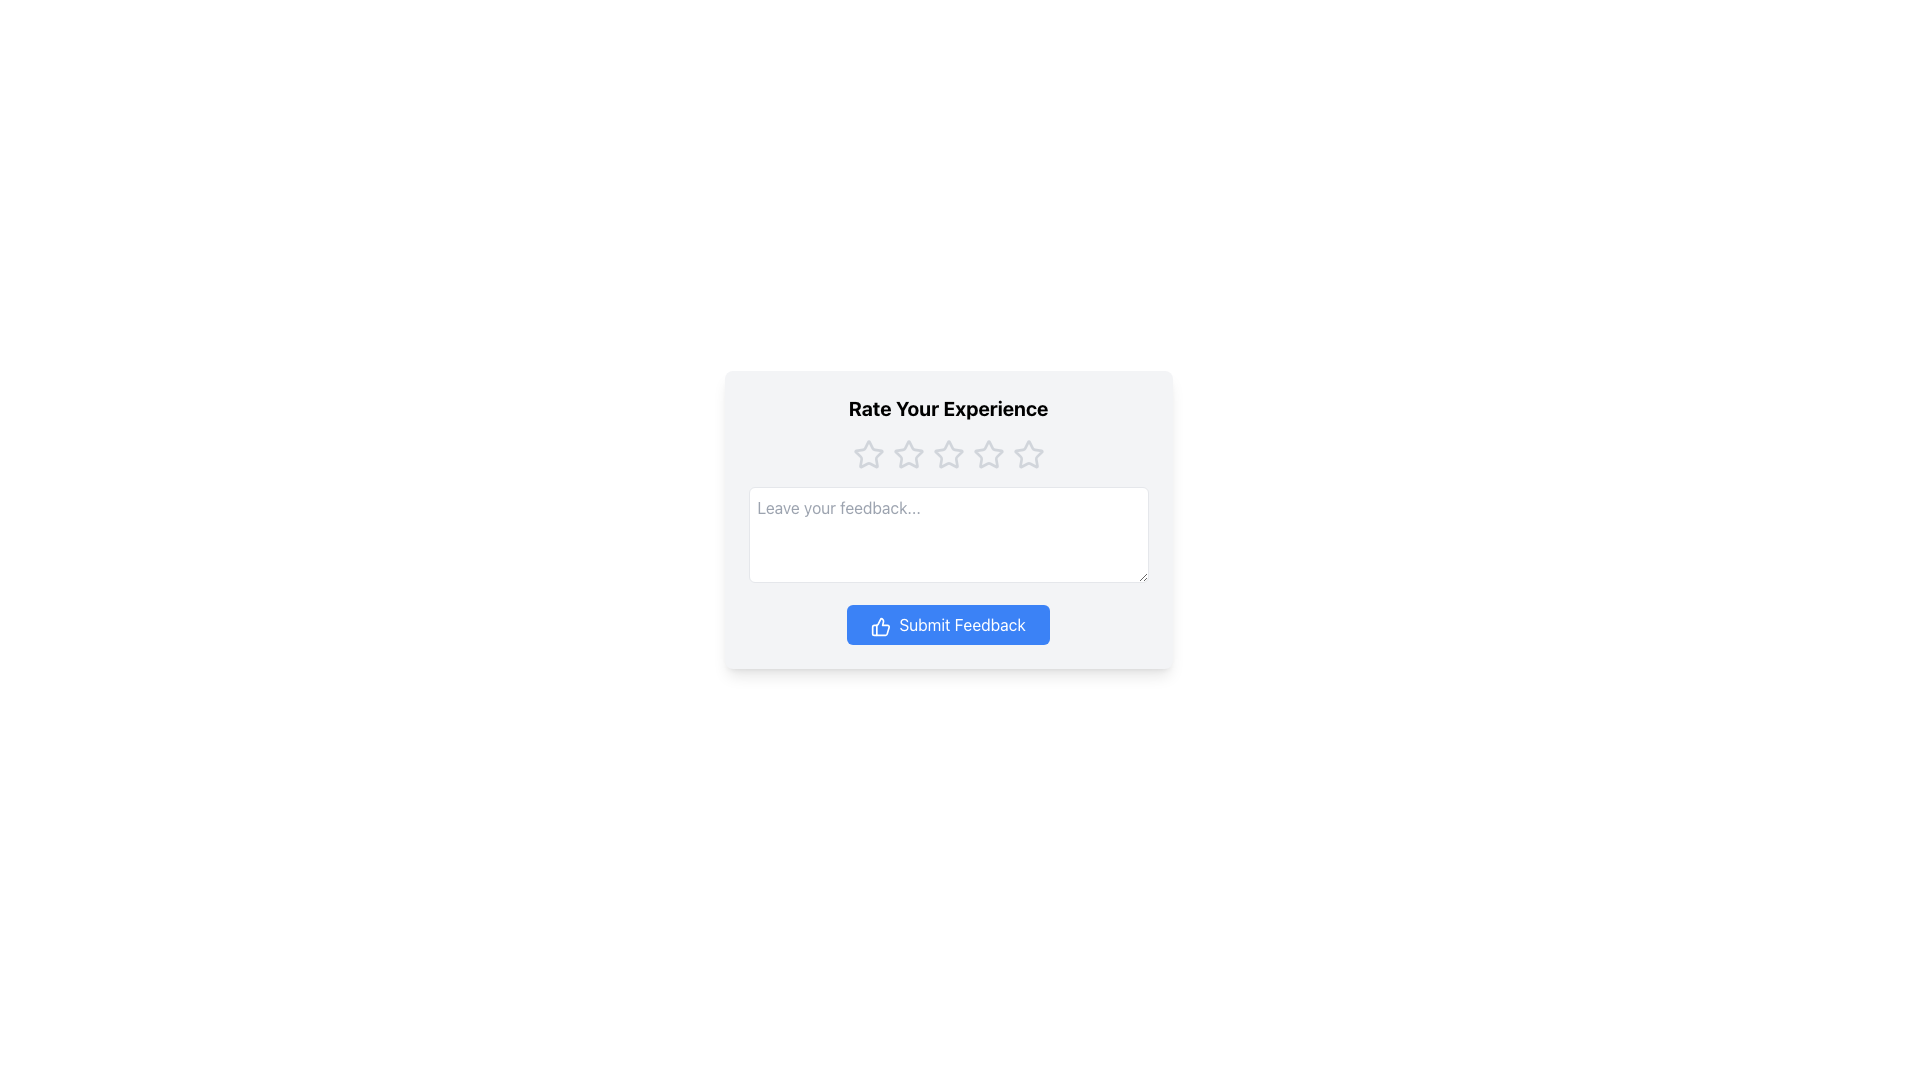  Describe the element at coordinates (947, 623) in the screenshot. I see `the feedback submission button to see a focus outline` at that location.